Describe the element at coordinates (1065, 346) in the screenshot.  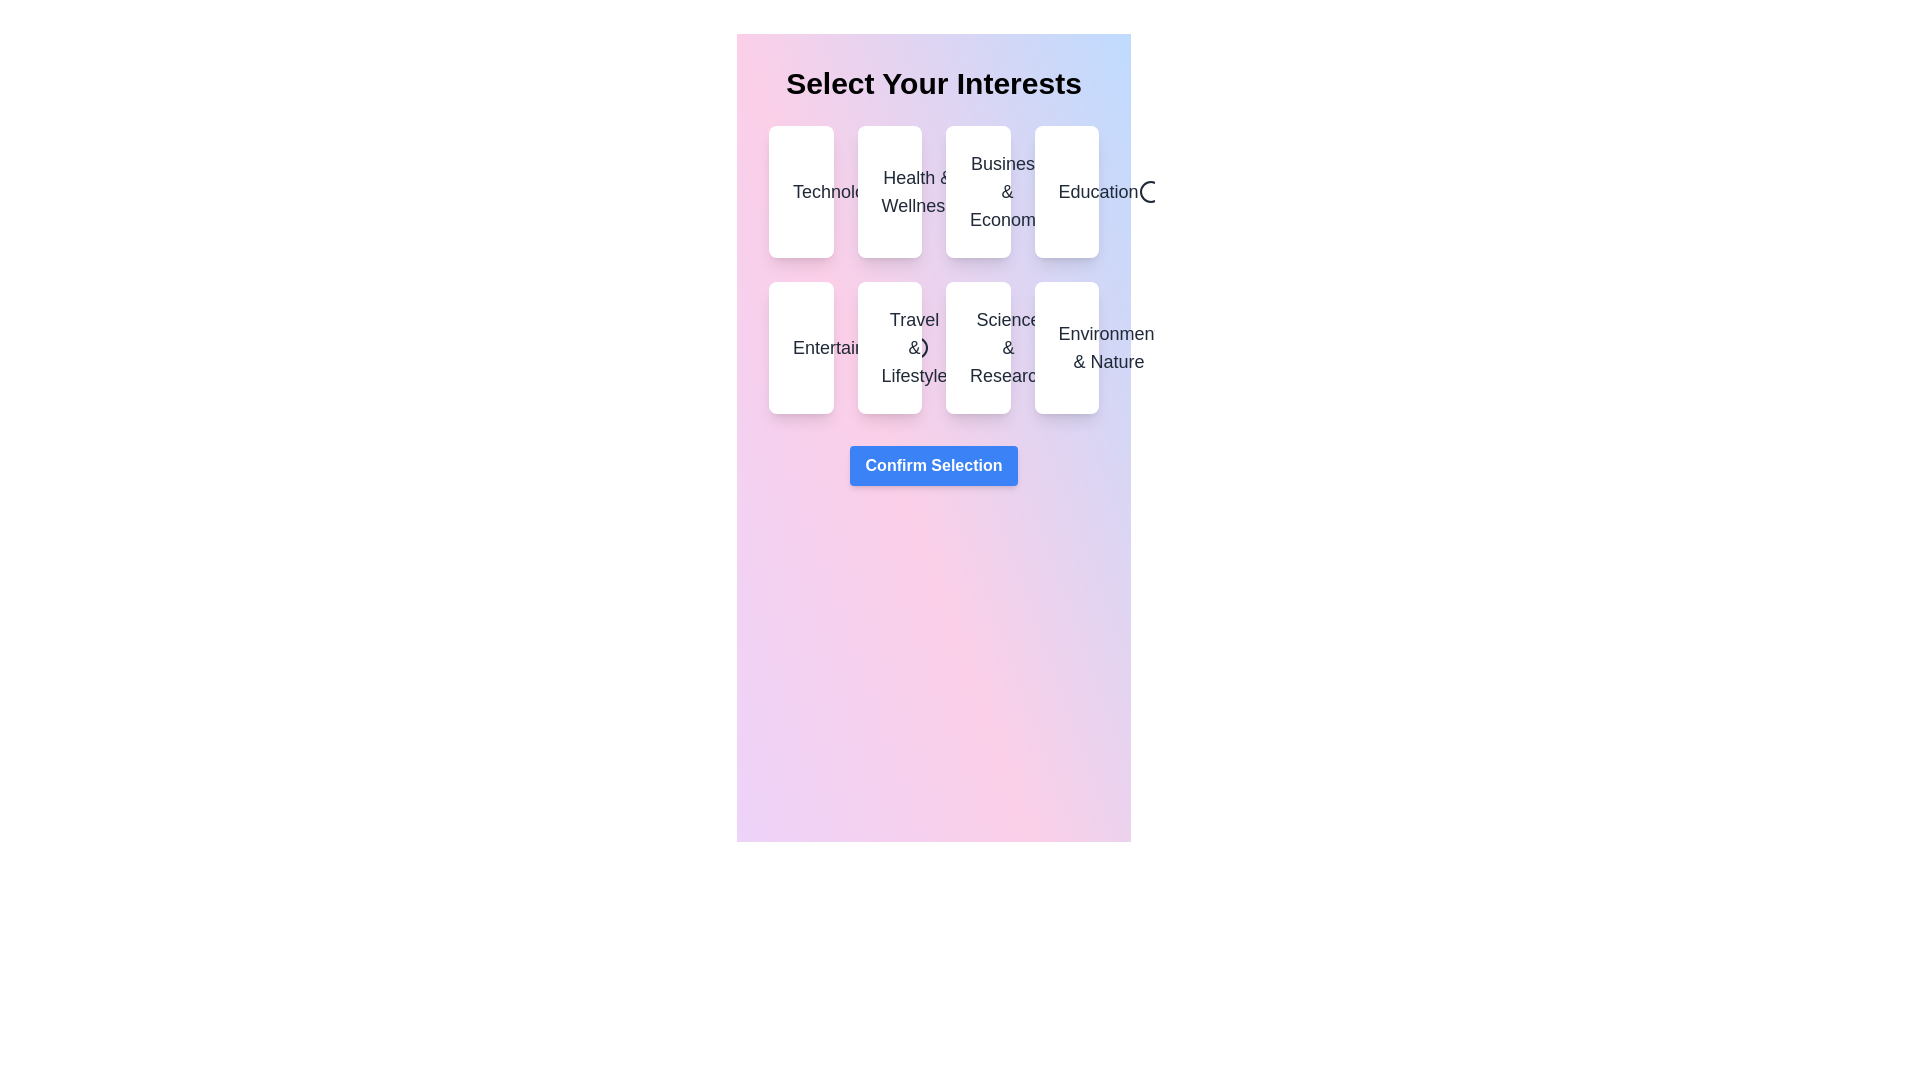
I see `the category Environment & Nature by clicking on it` at that location.